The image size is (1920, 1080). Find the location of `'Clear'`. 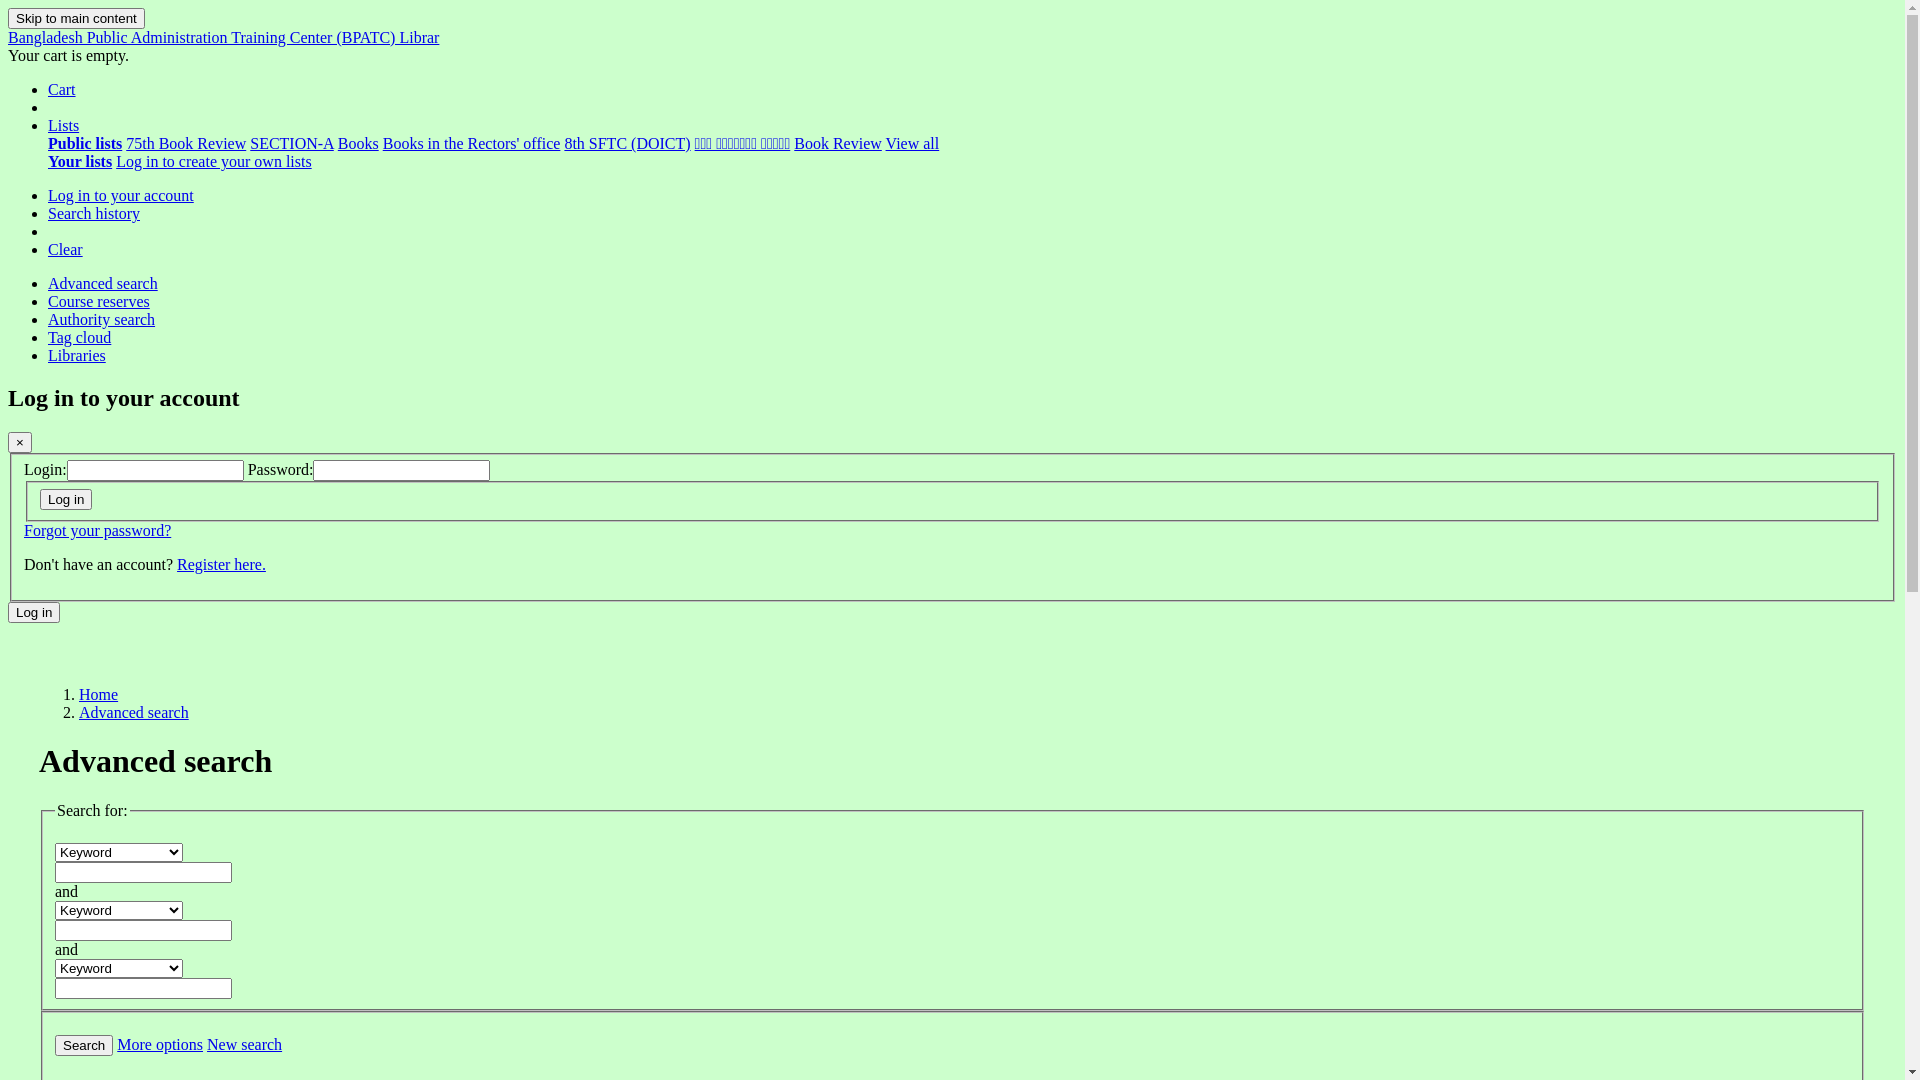

'Clear' is located at coordinates (48, 248).